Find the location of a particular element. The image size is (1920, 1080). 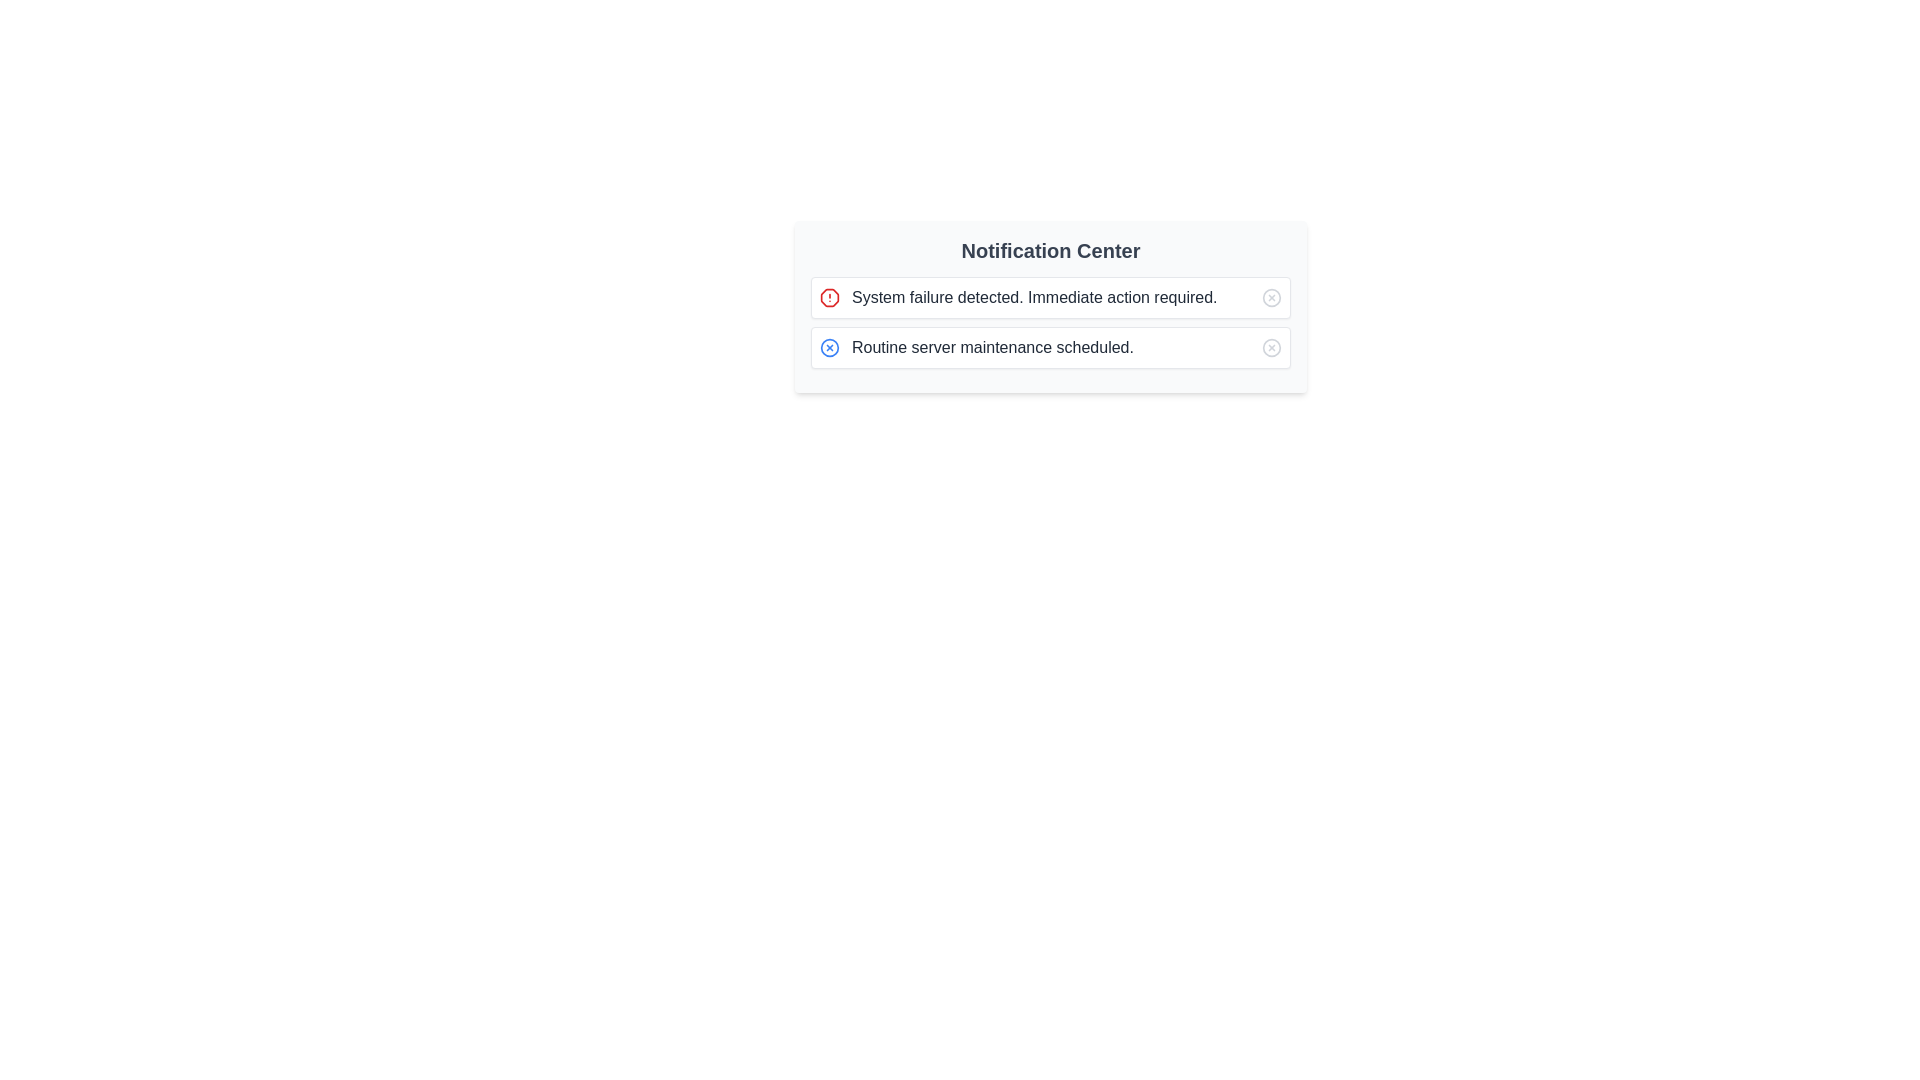

the circular graphical icon component with a sharp border located at the right end of the top notification row inside the notification center panel is located at coordinates (1271, 297).